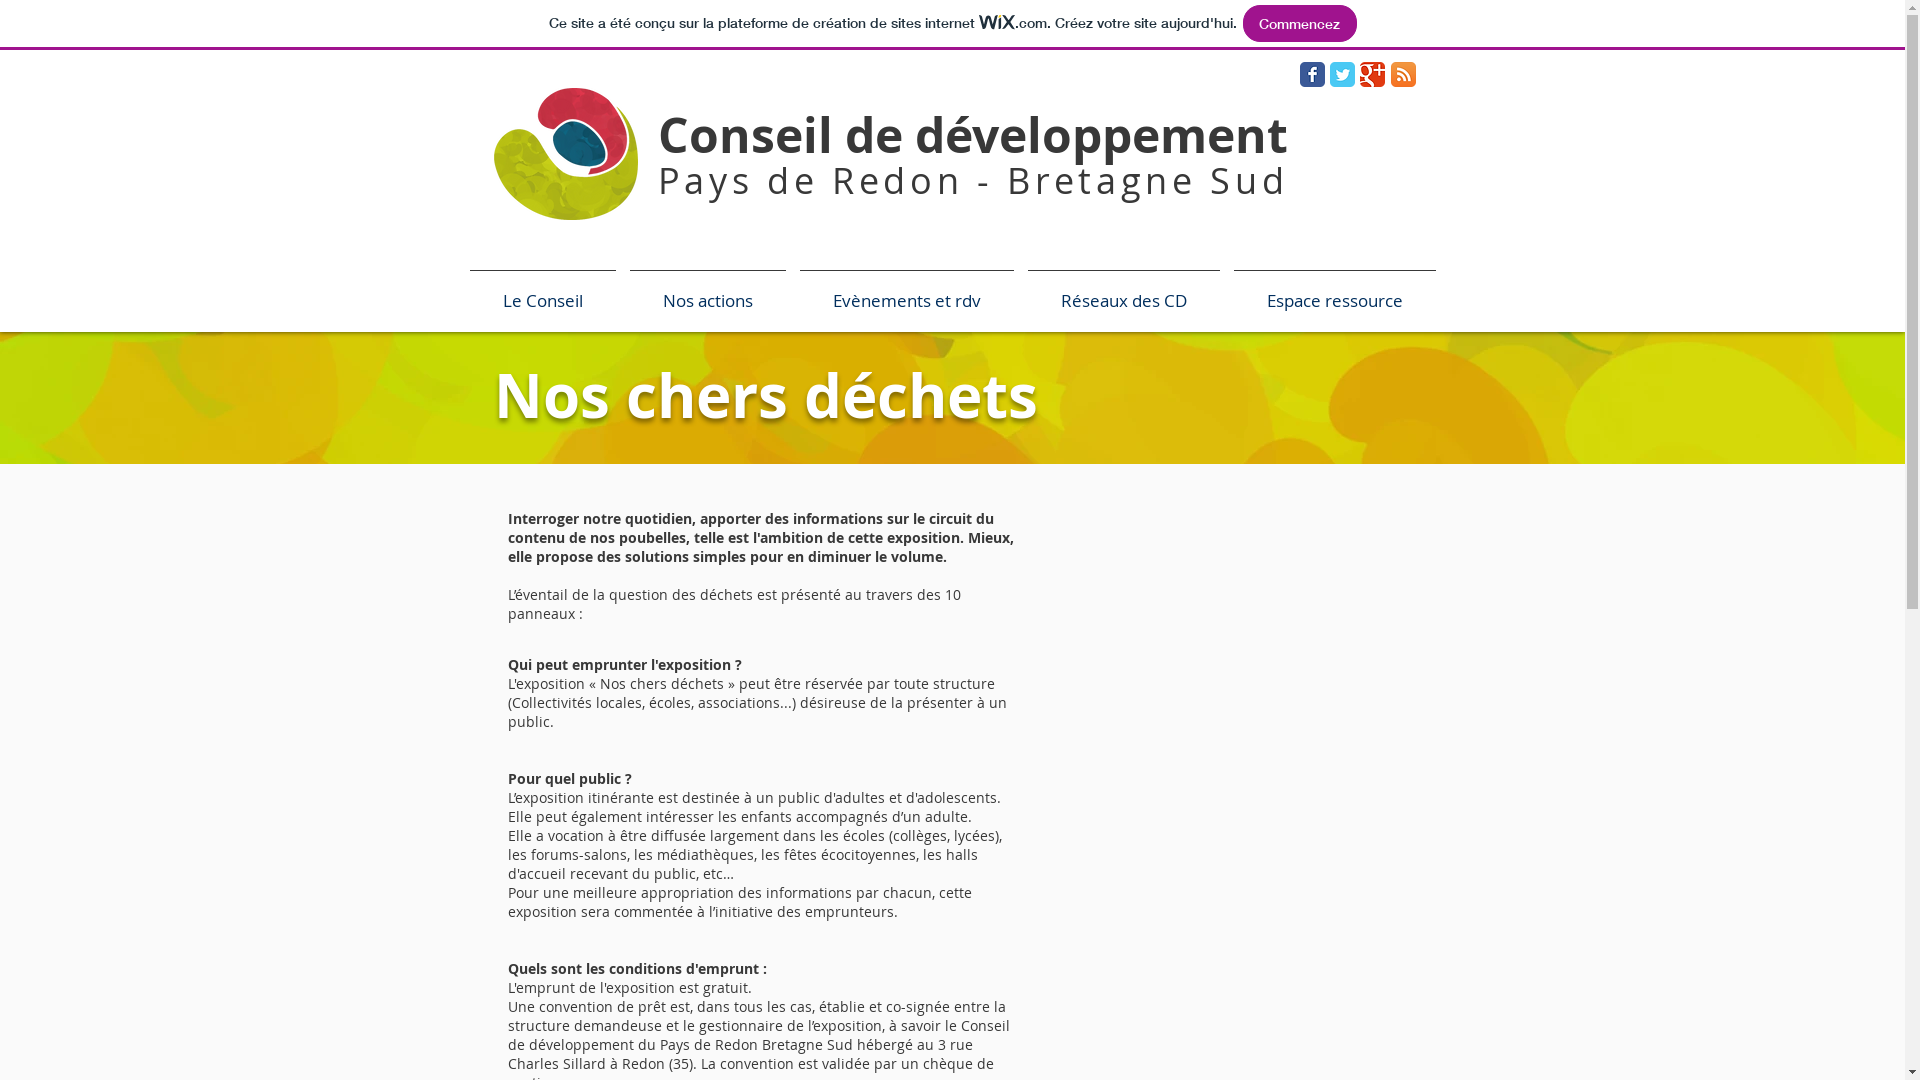  Describe the element at coordinates (1334, 291) in the screenshot. I see `'Espace ressource'` at that location.